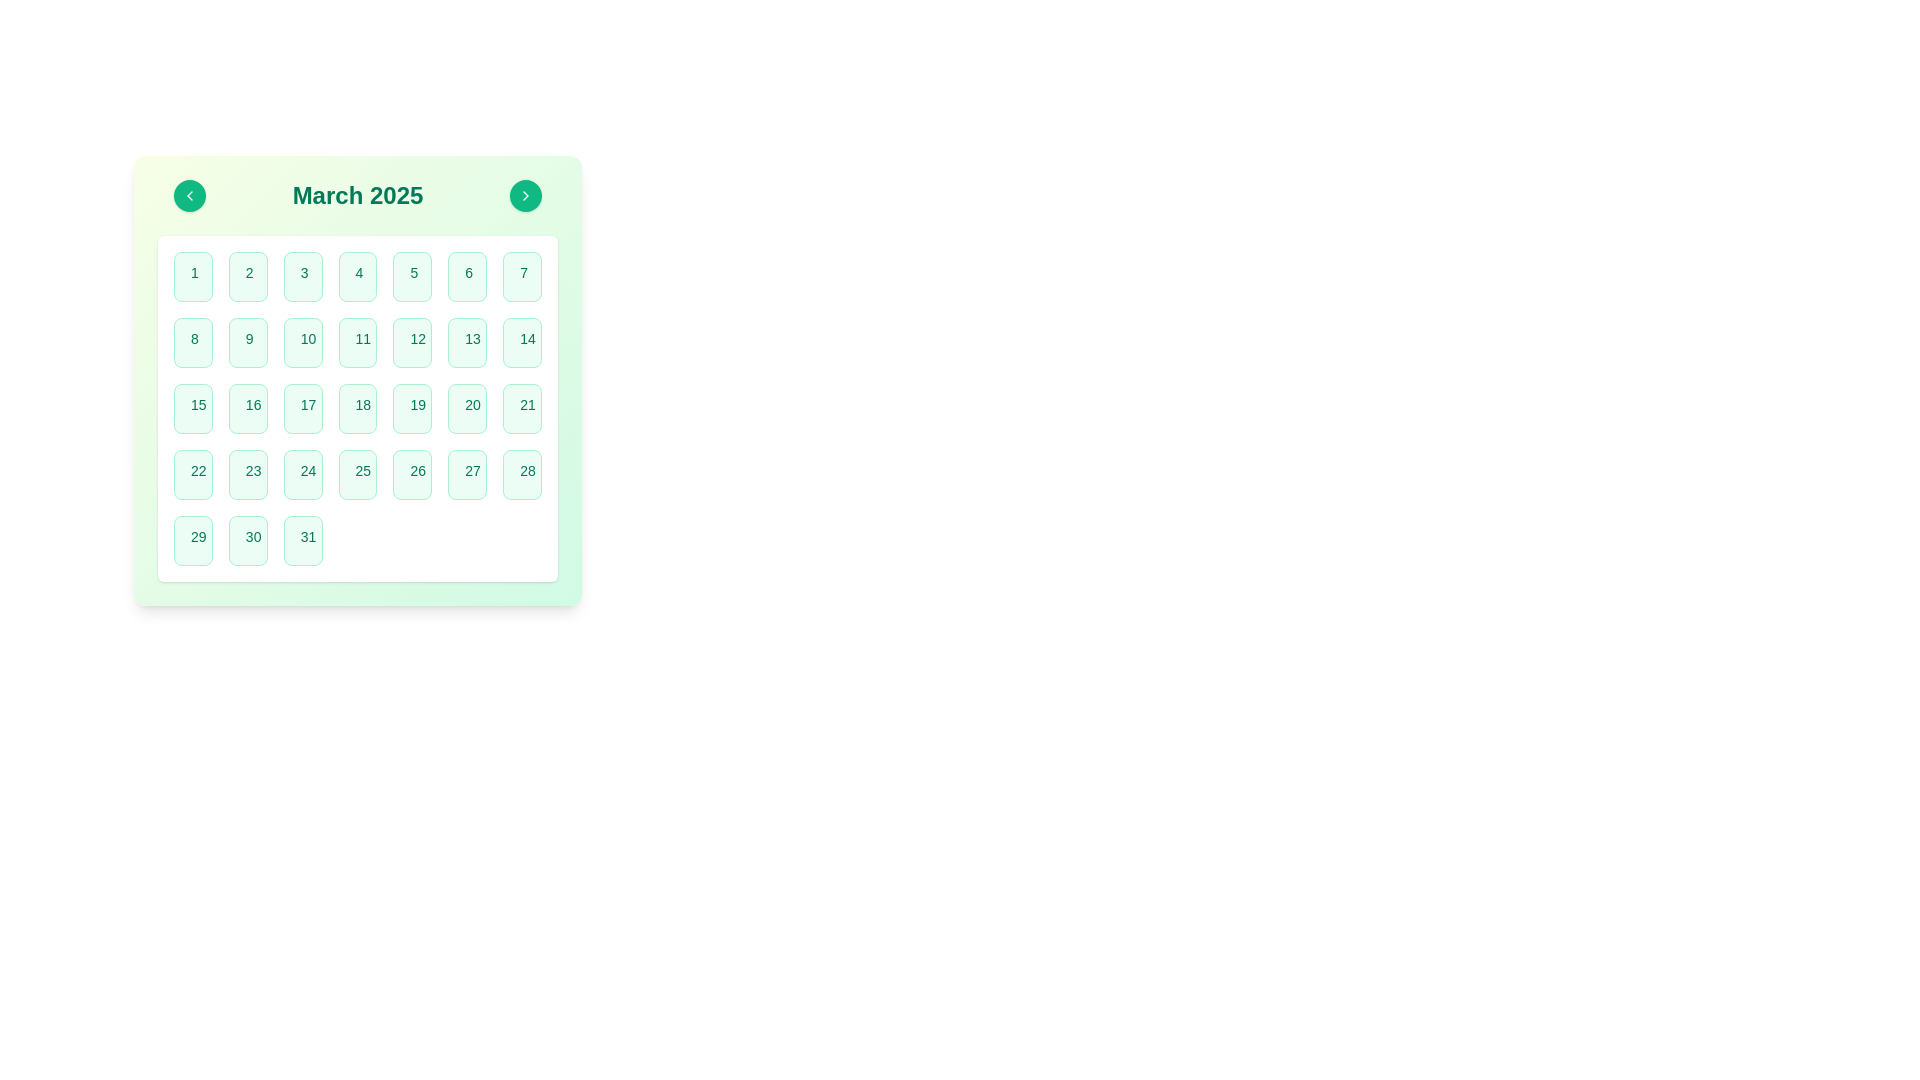  I want to click on the calendar date cell representing the 11th day in the March 2025 calendar interface, so click(358, 342).